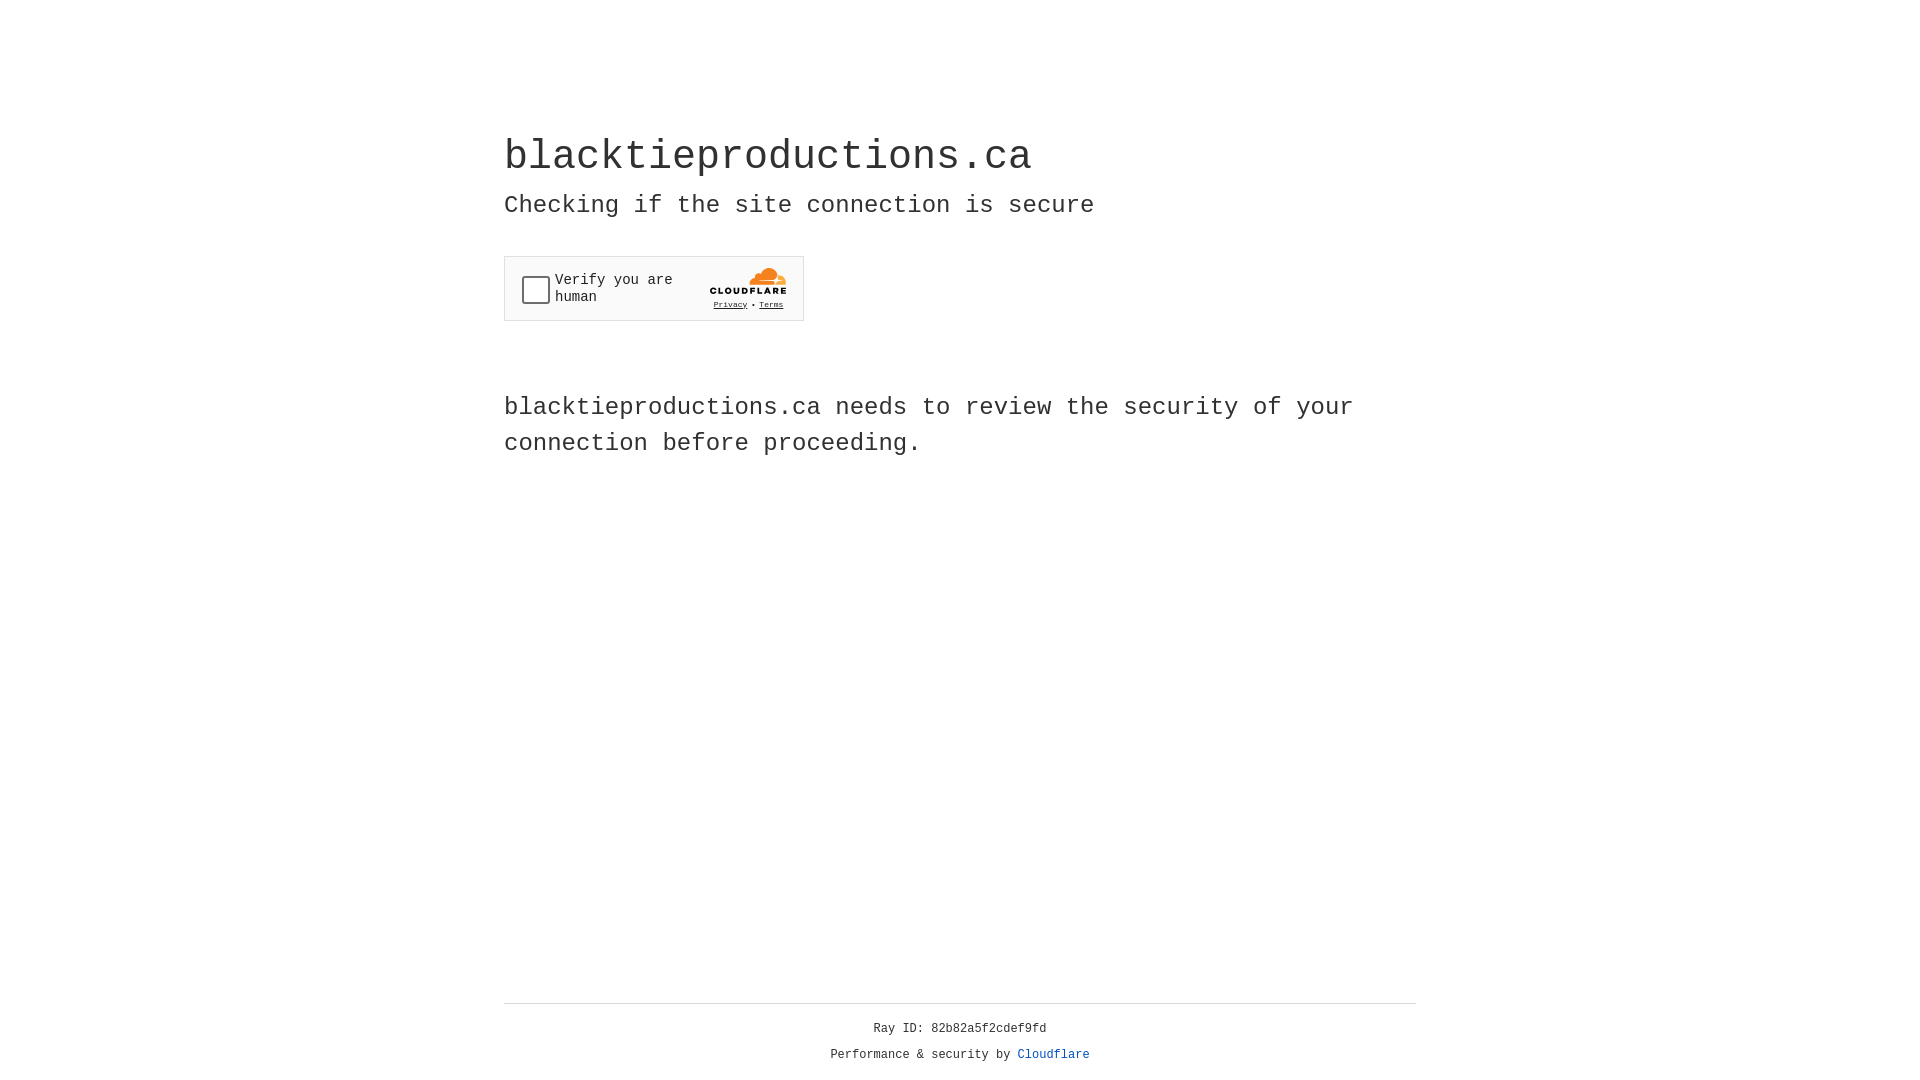  Describe the element at coordinates (1053, 1054) in the screenshot. I see `'Cloudflare'` at that location.